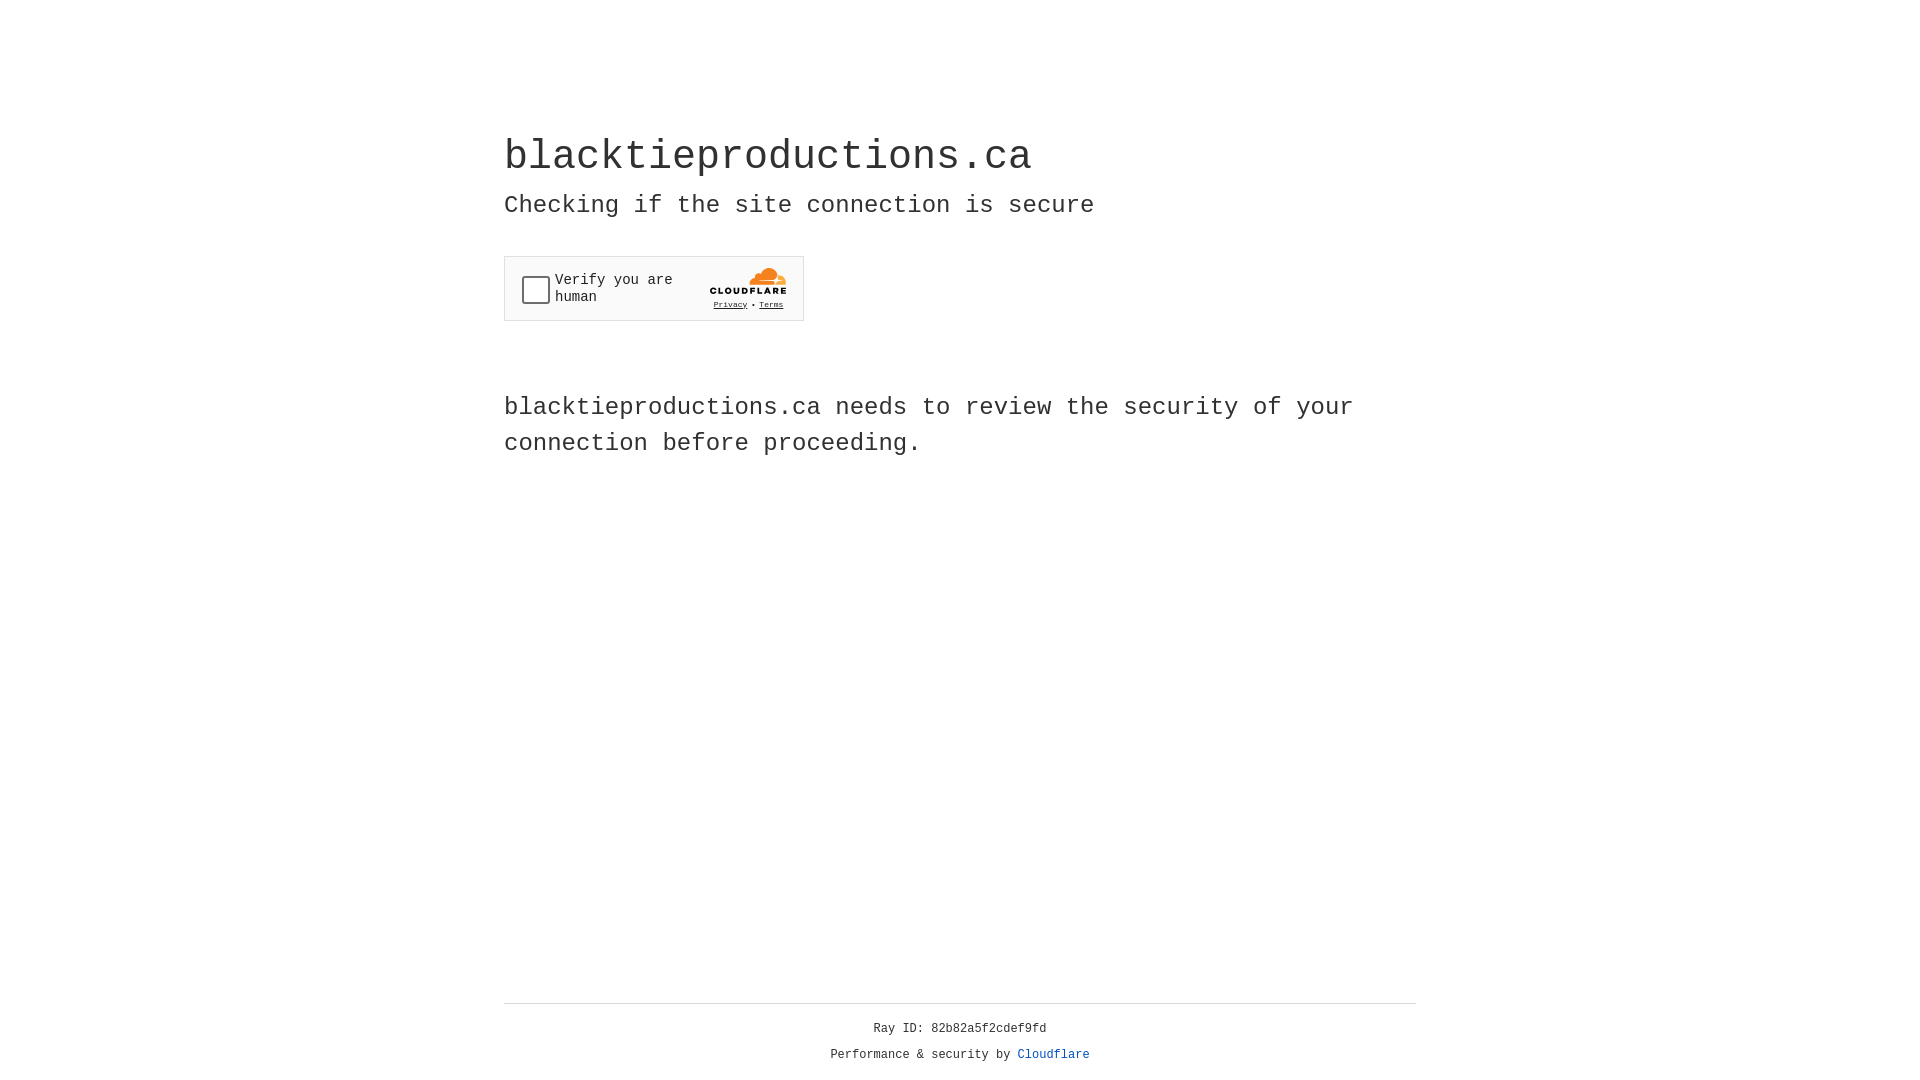  Describe the element at coordinates (1053, 1054) in the screenshot. I see `'Cloudflare'` at that location.